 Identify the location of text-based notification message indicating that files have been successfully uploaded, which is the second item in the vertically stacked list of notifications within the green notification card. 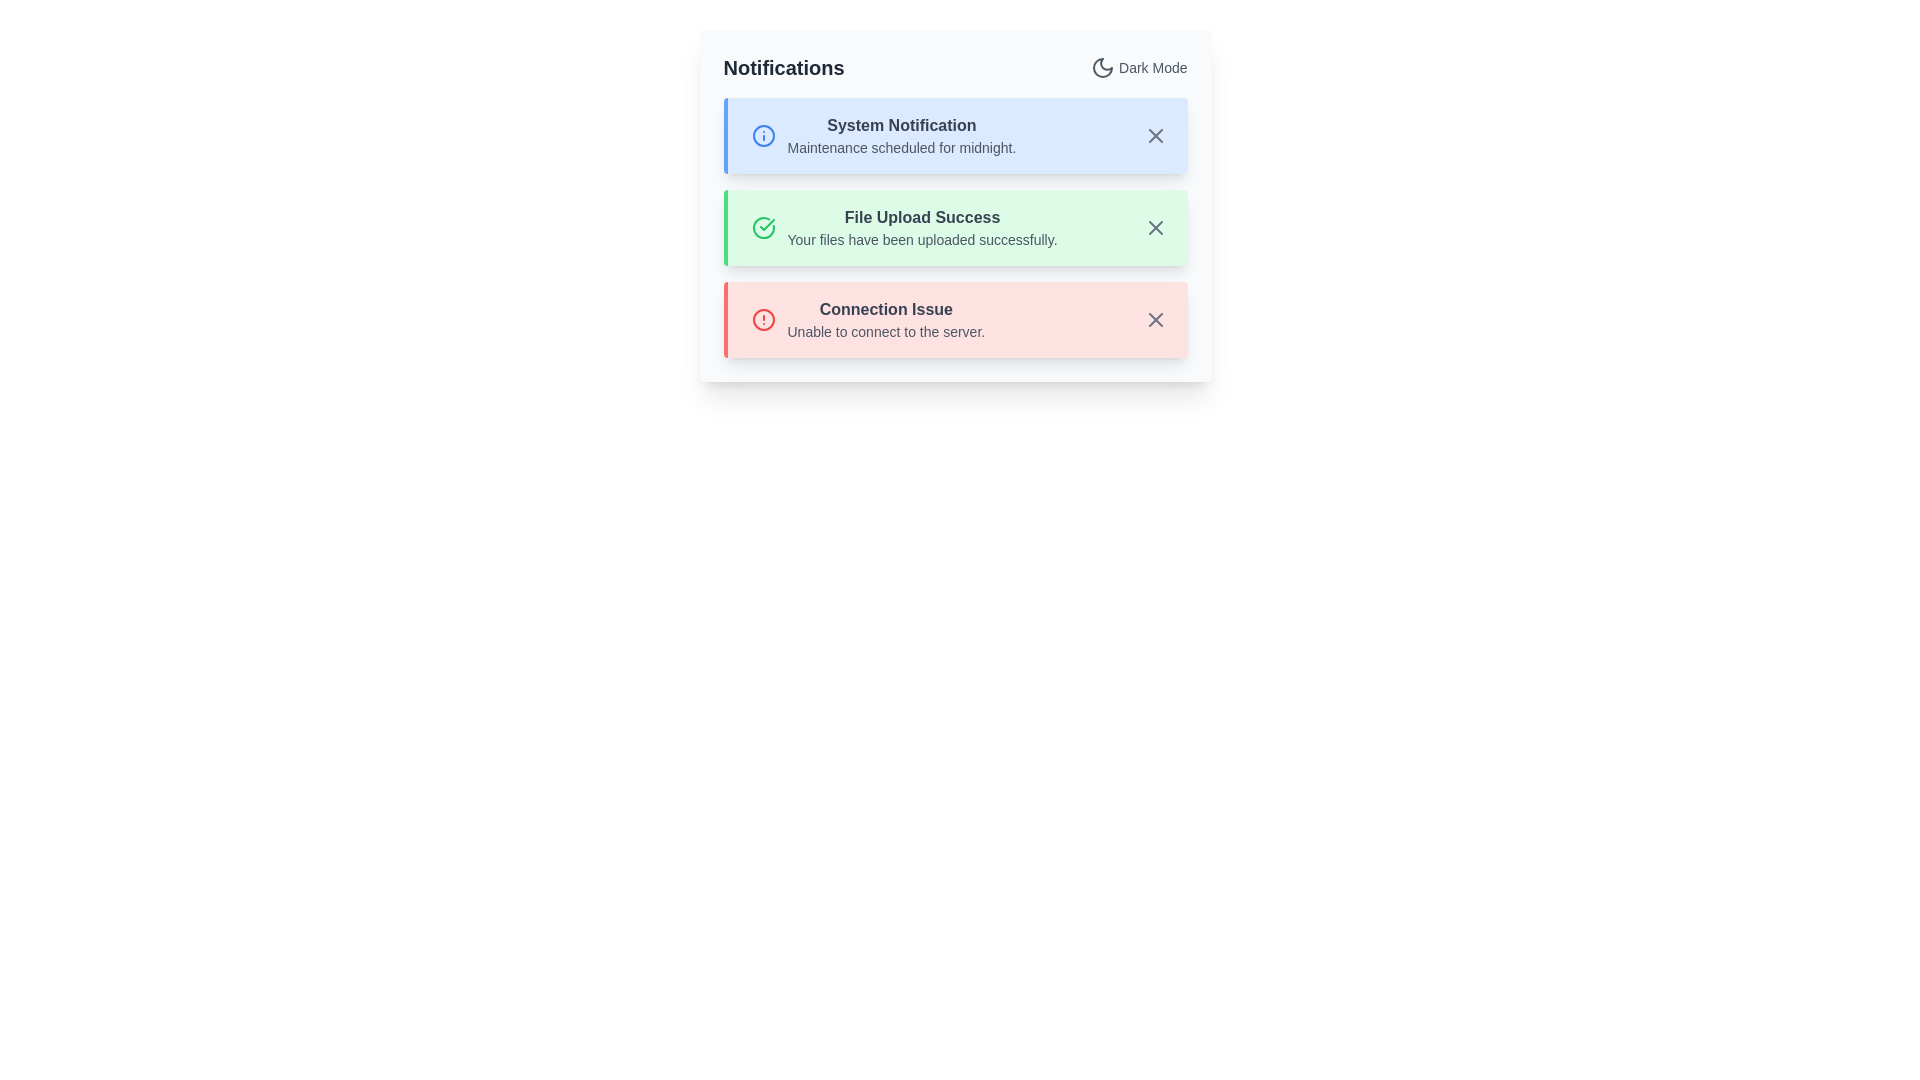
(921, 226).